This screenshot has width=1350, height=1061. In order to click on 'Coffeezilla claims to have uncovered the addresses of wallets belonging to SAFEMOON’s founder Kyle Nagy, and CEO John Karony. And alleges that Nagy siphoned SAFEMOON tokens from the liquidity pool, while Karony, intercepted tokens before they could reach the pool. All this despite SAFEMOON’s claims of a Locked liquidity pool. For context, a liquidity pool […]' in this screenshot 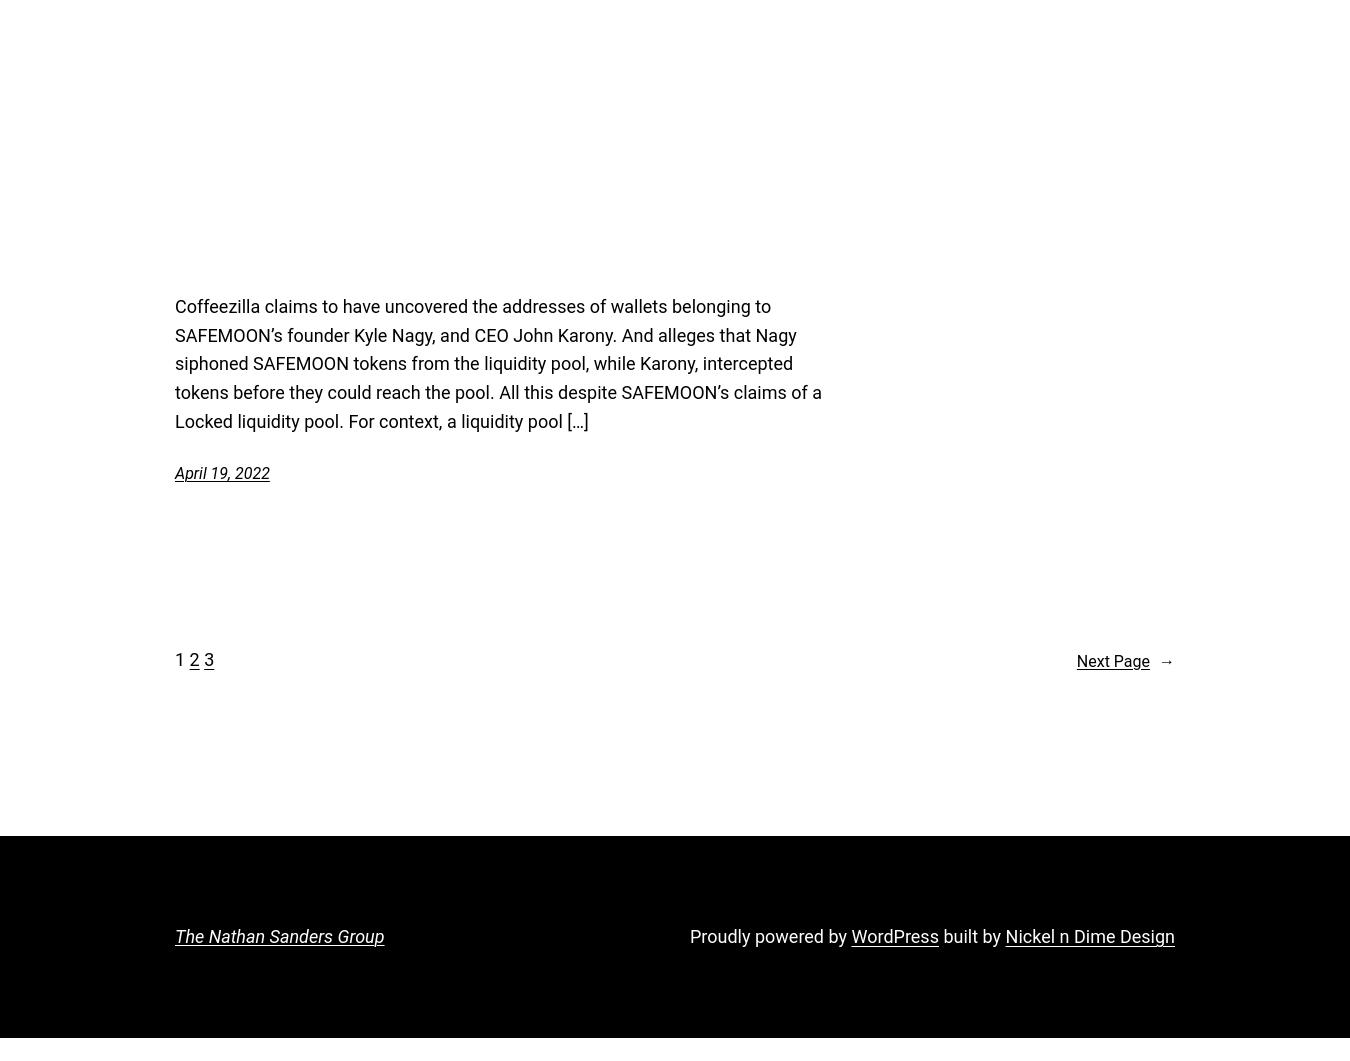, I will do `click(497, 363)`.